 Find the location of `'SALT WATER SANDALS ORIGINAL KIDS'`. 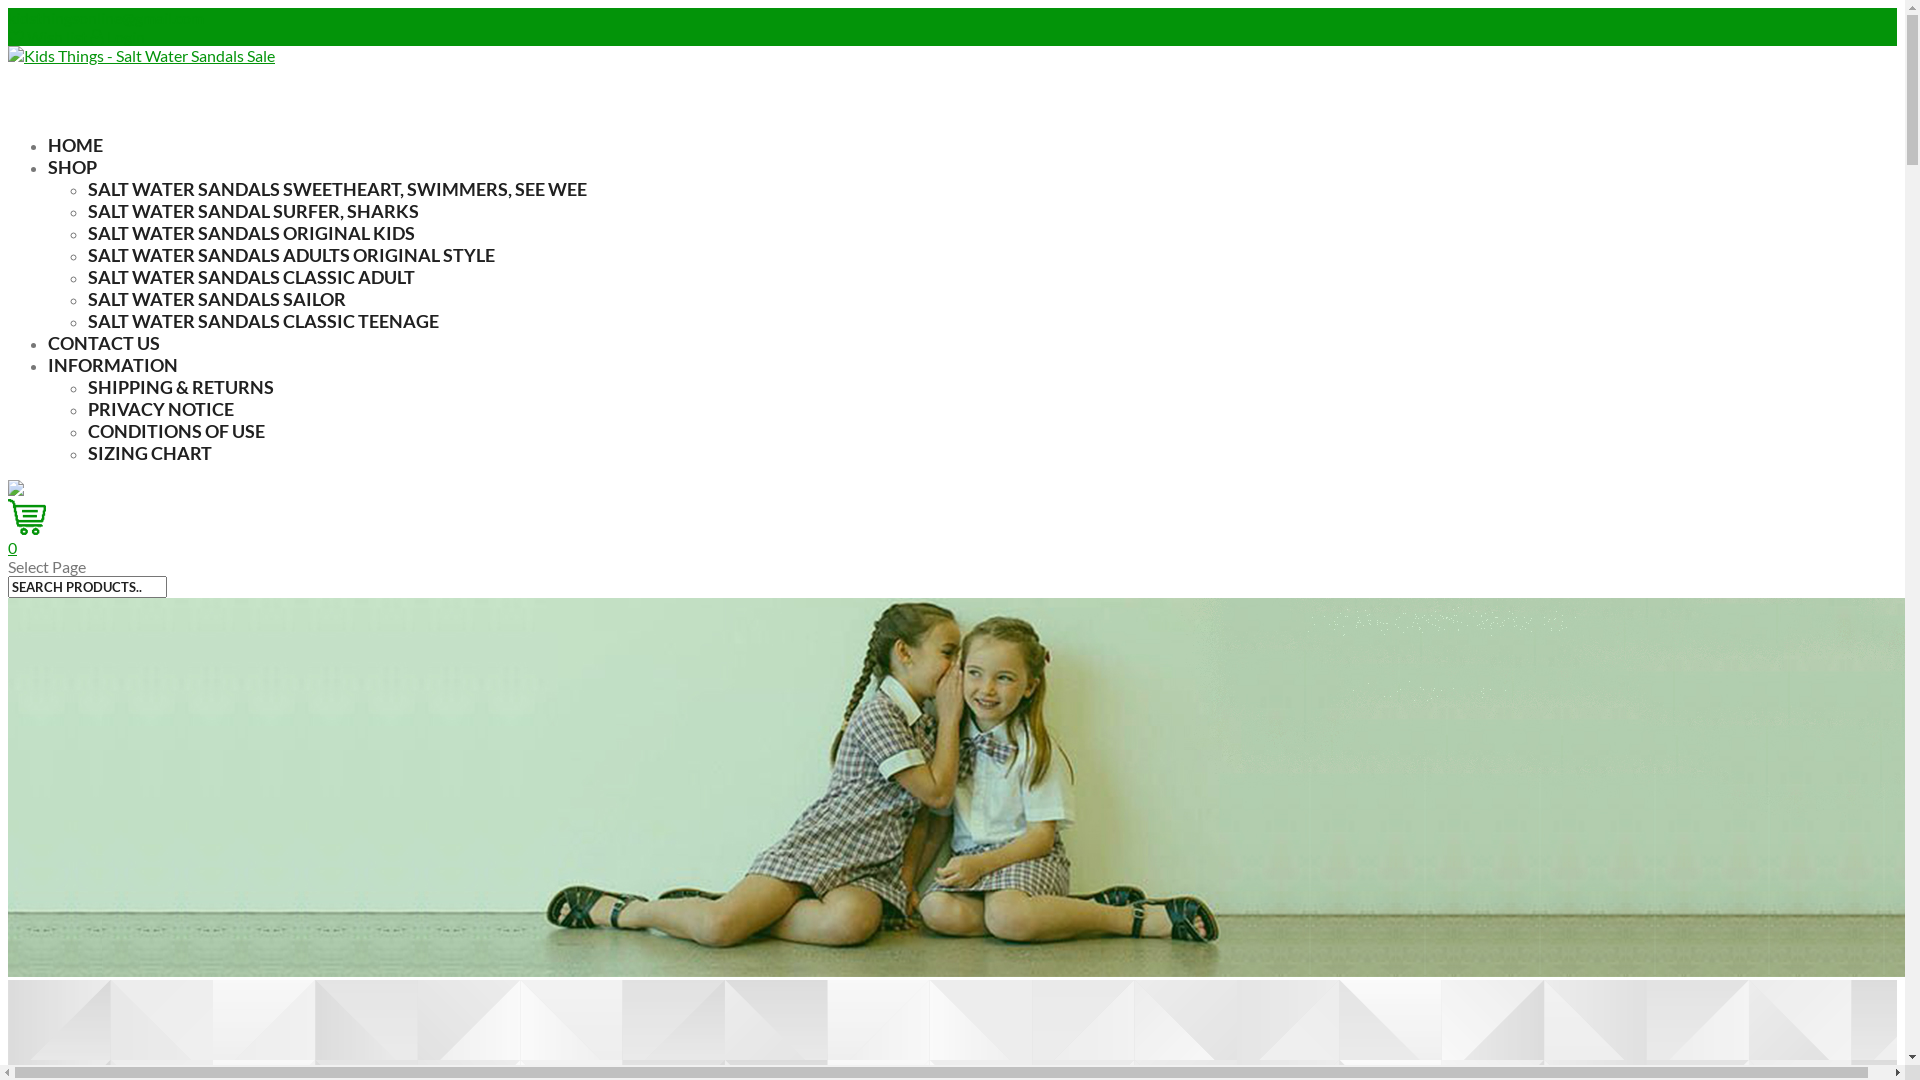

'SALT WATER SANDALS ORIGINAL KIDS' is located at coordinates (250, 231).